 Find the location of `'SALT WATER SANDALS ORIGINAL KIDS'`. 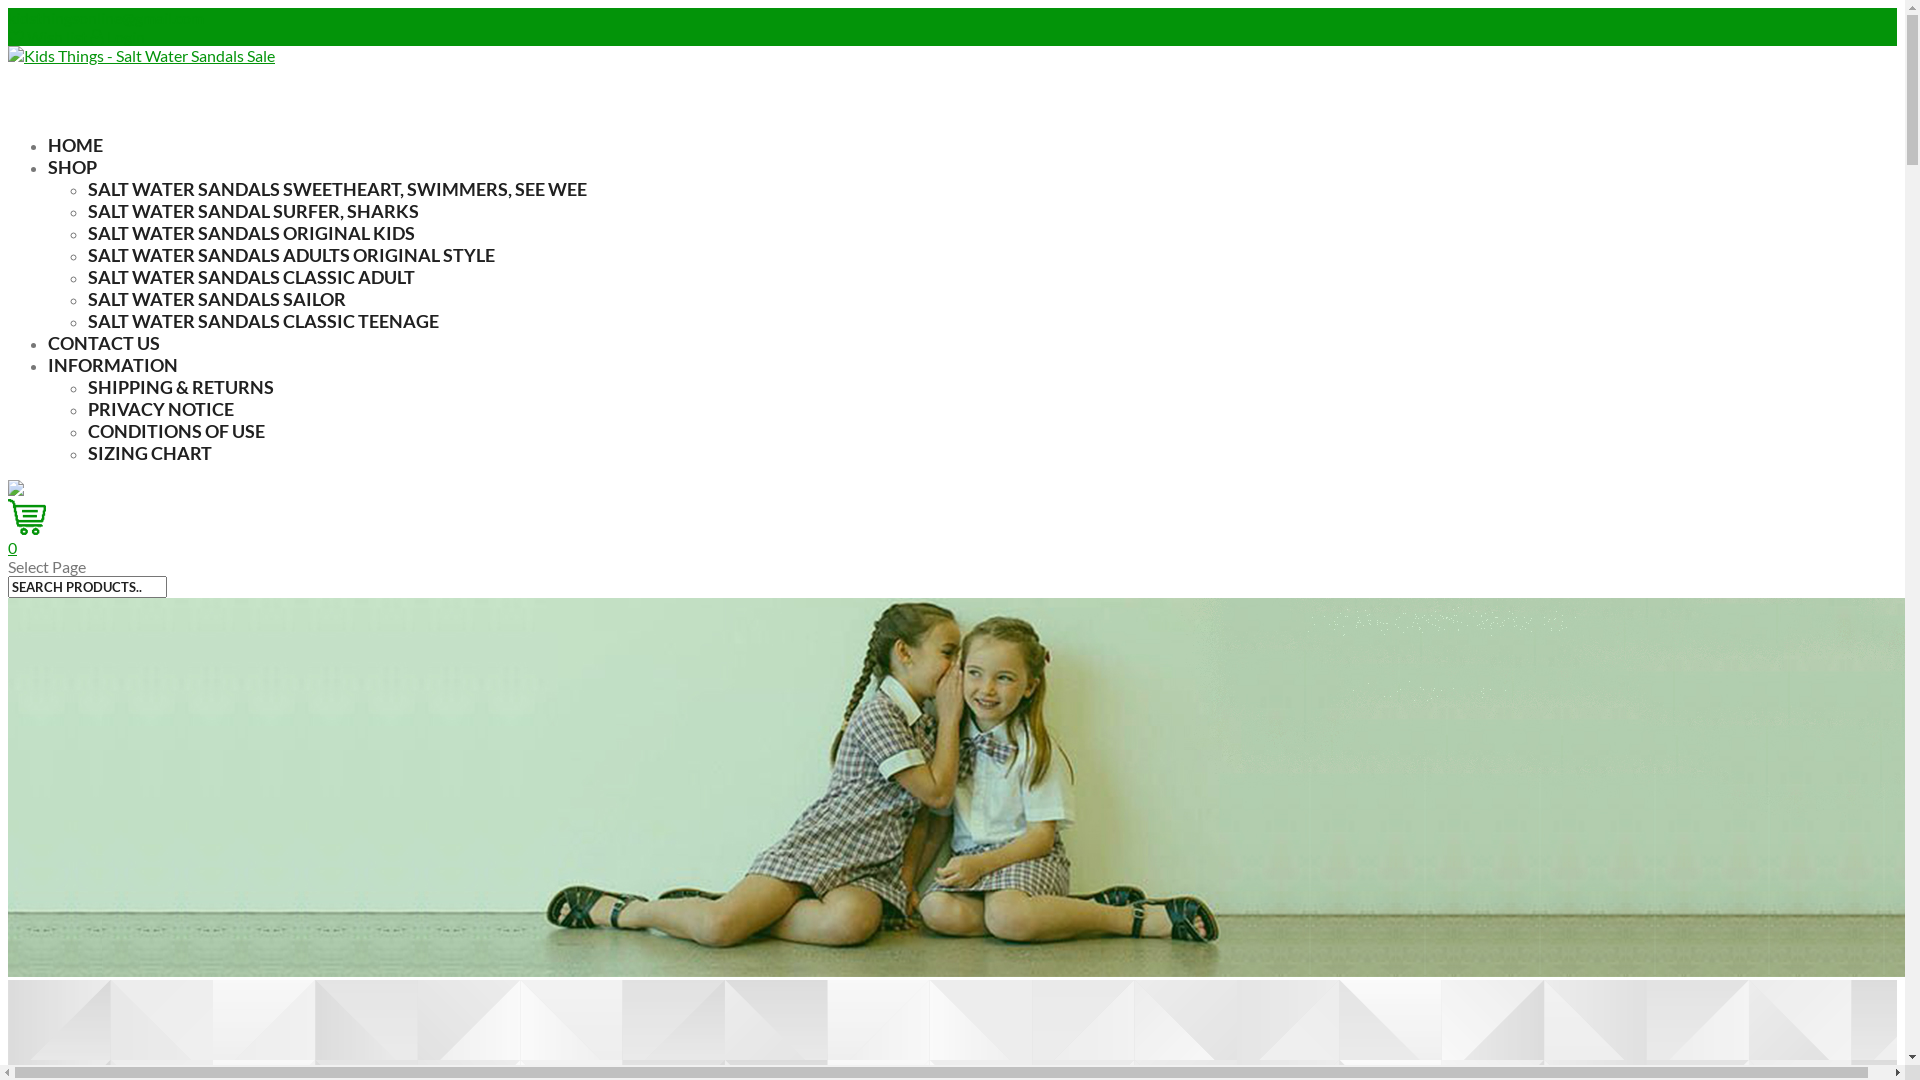

'SALT WATER SANDALS ORIGINAL KIDS' is located at coordinates (250, 231).